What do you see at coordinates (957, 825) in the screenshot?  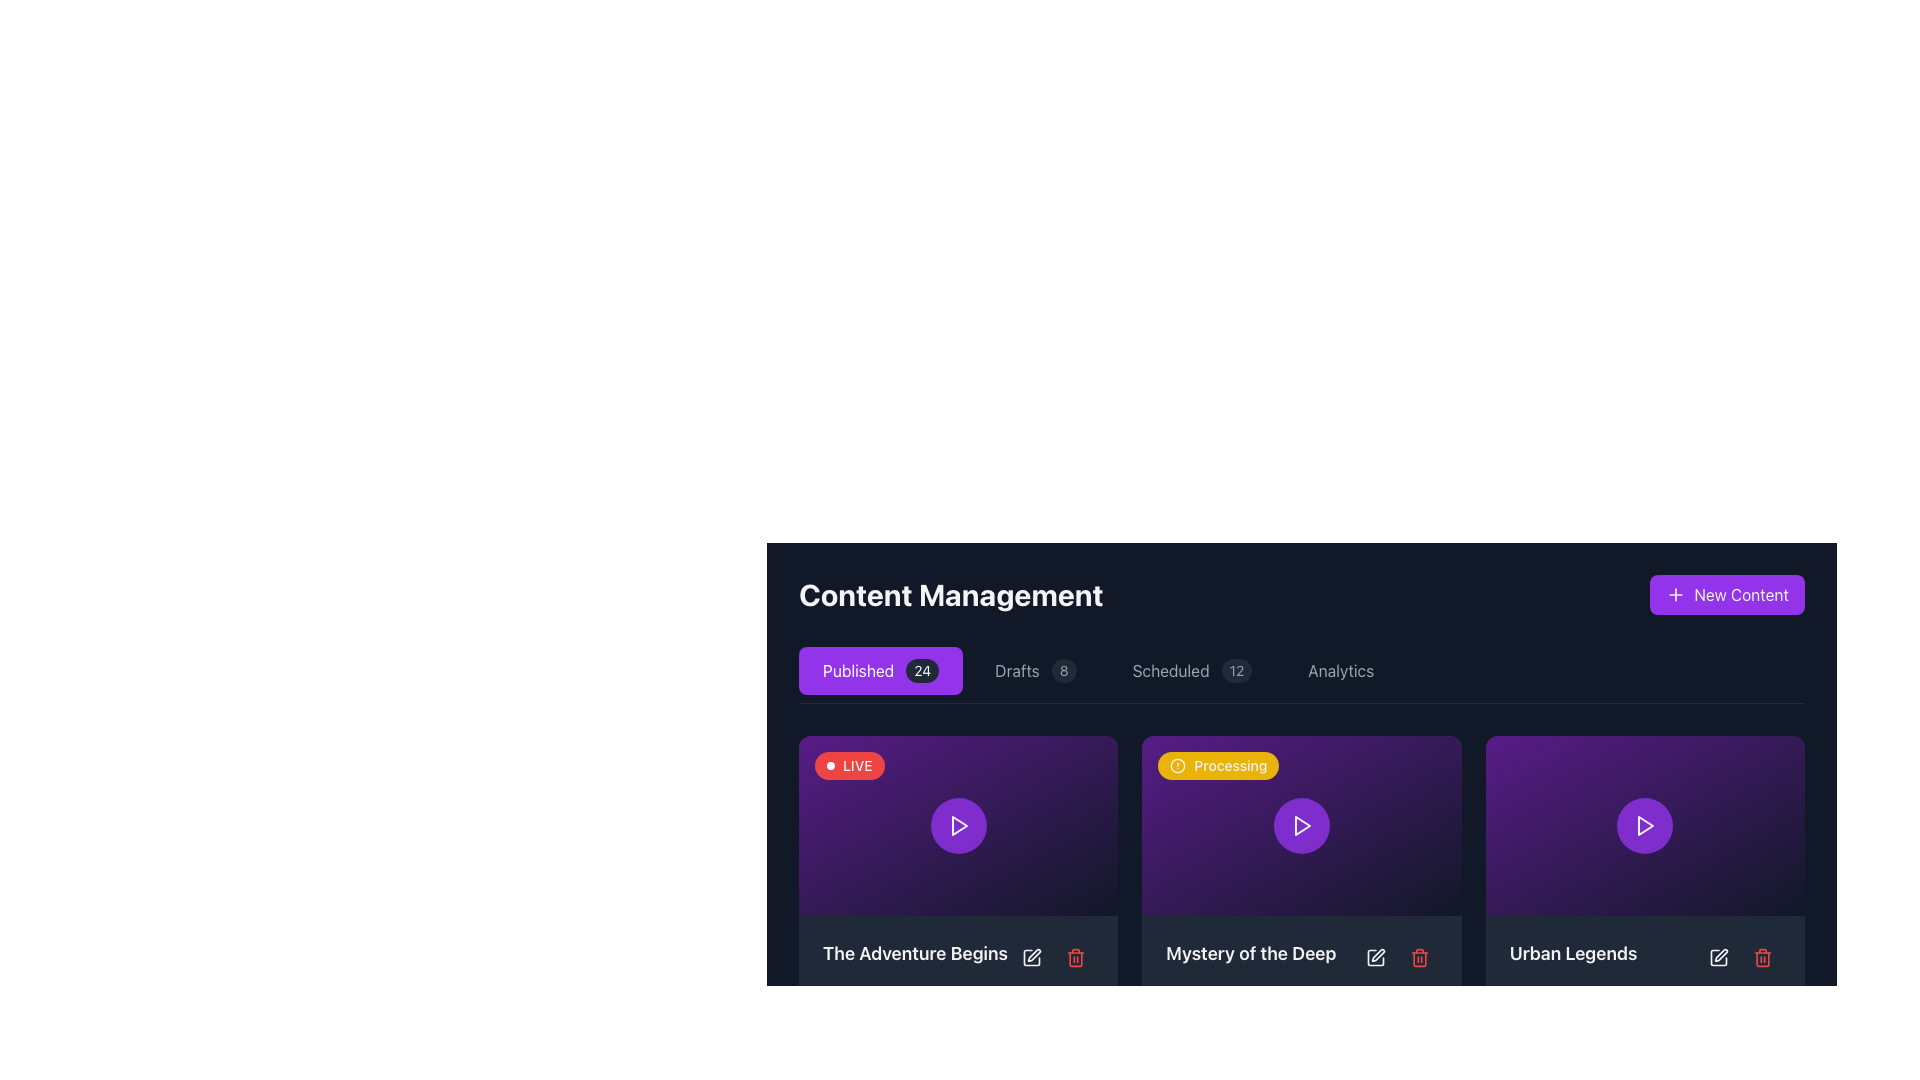 I see `the play button located at the top-center of the purple content card labeled 'The Adventure Begins' in the 'Content Management' section` at bounding box center [957, 825].